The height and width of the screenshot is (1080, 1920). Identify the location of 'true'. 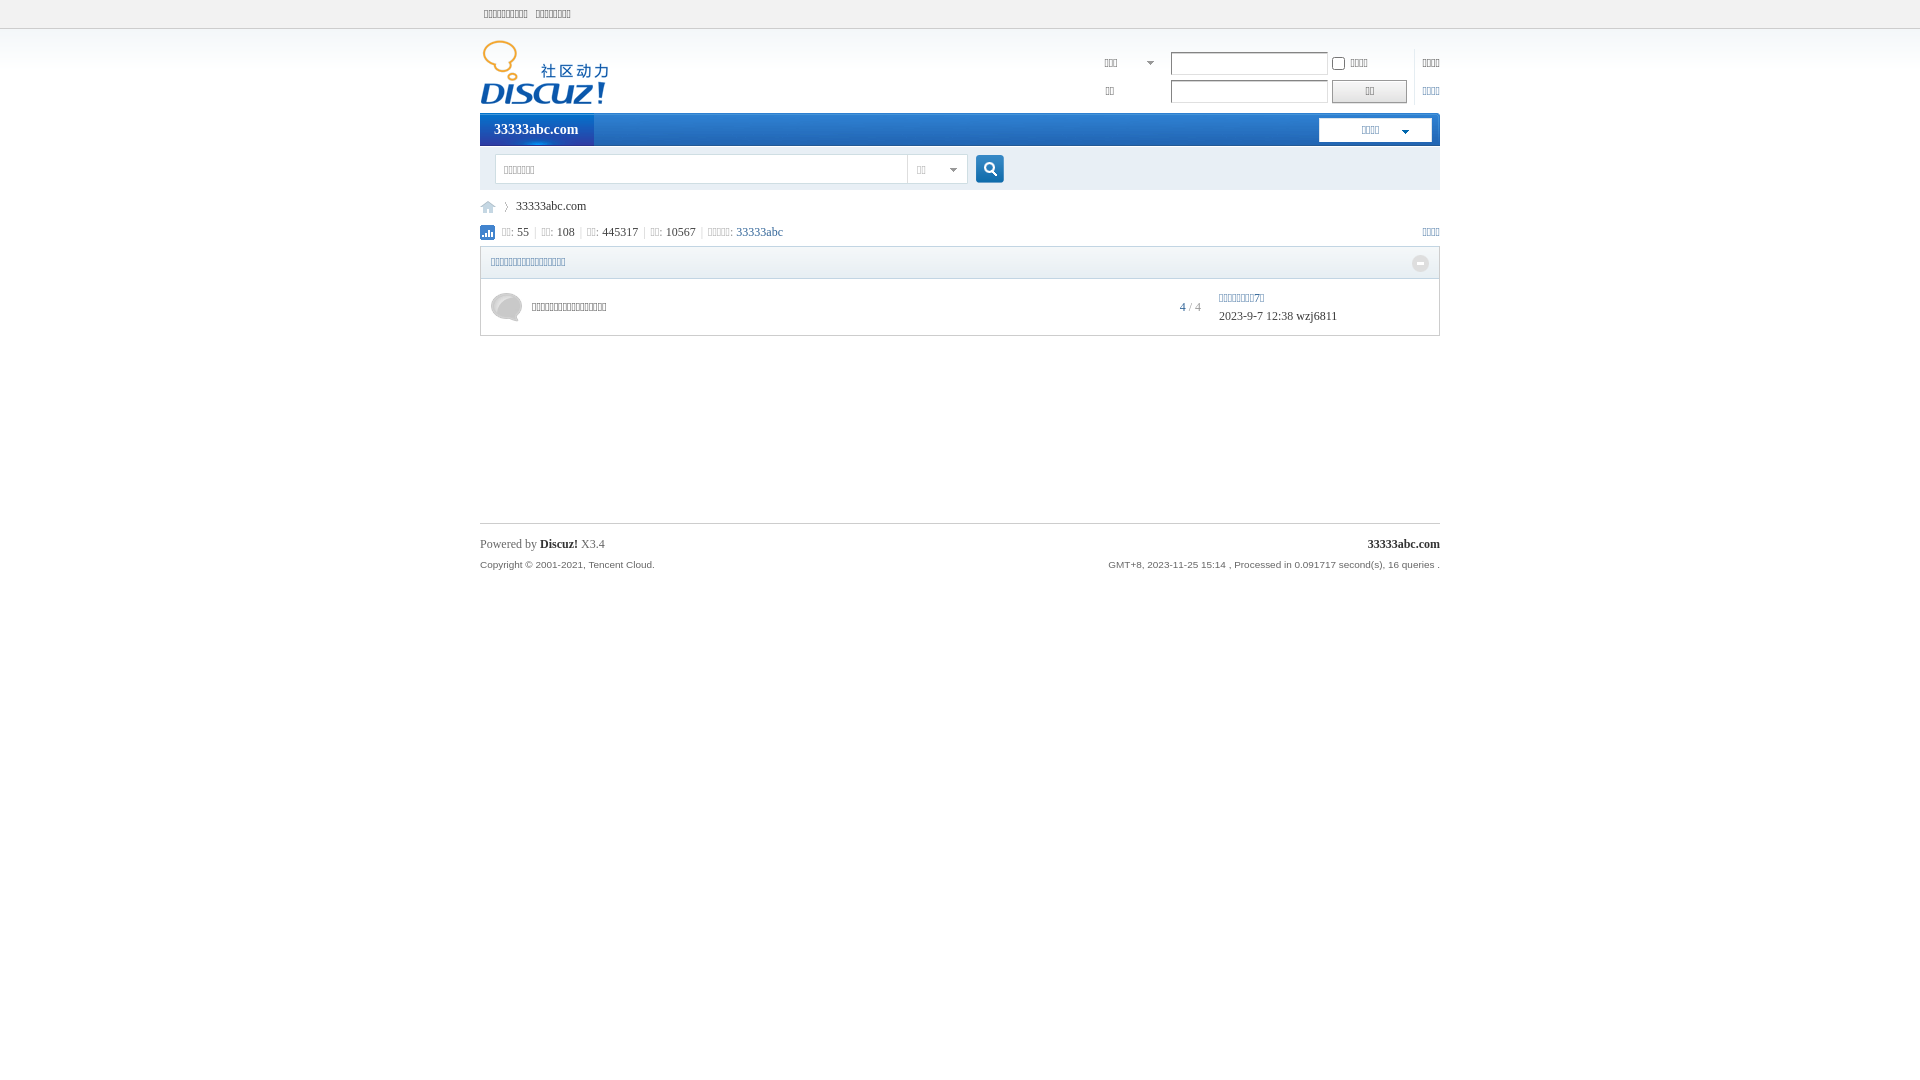
(982, 168).